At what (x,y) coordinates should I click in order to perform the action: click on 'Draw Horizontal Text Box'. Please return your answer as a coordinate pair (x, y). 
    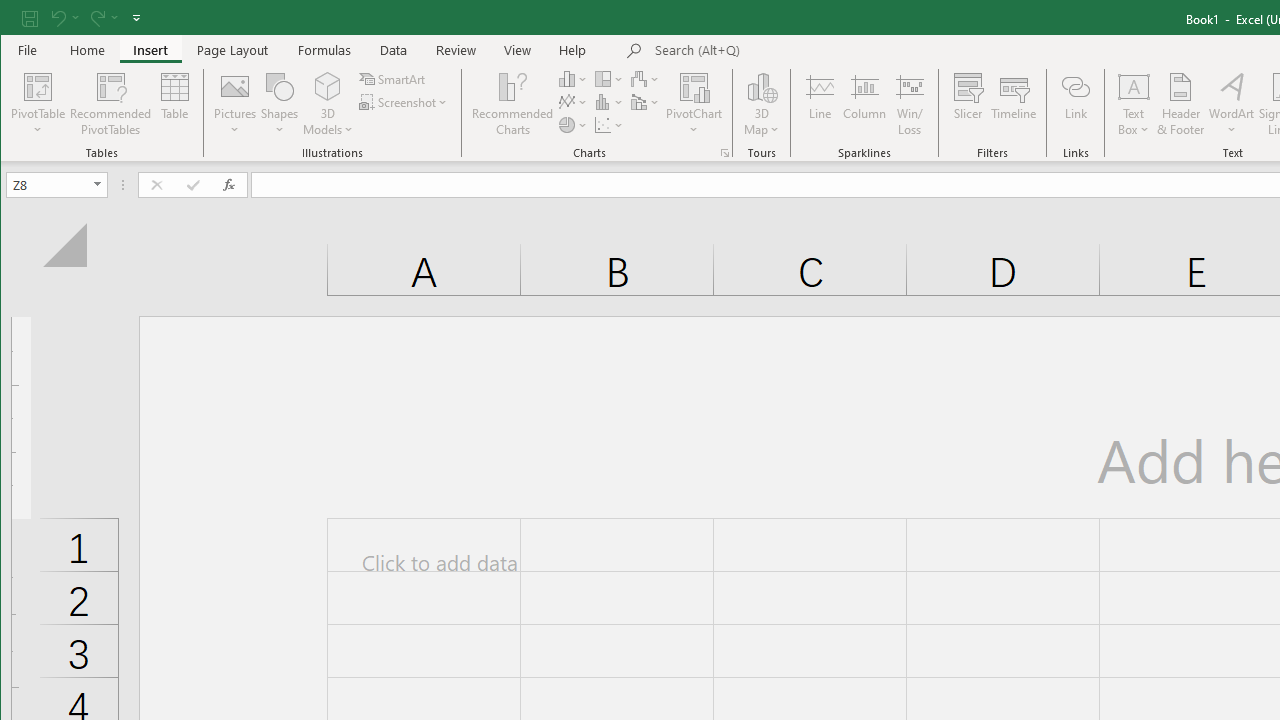
    Looking at the image, I should click on (1134, 85).